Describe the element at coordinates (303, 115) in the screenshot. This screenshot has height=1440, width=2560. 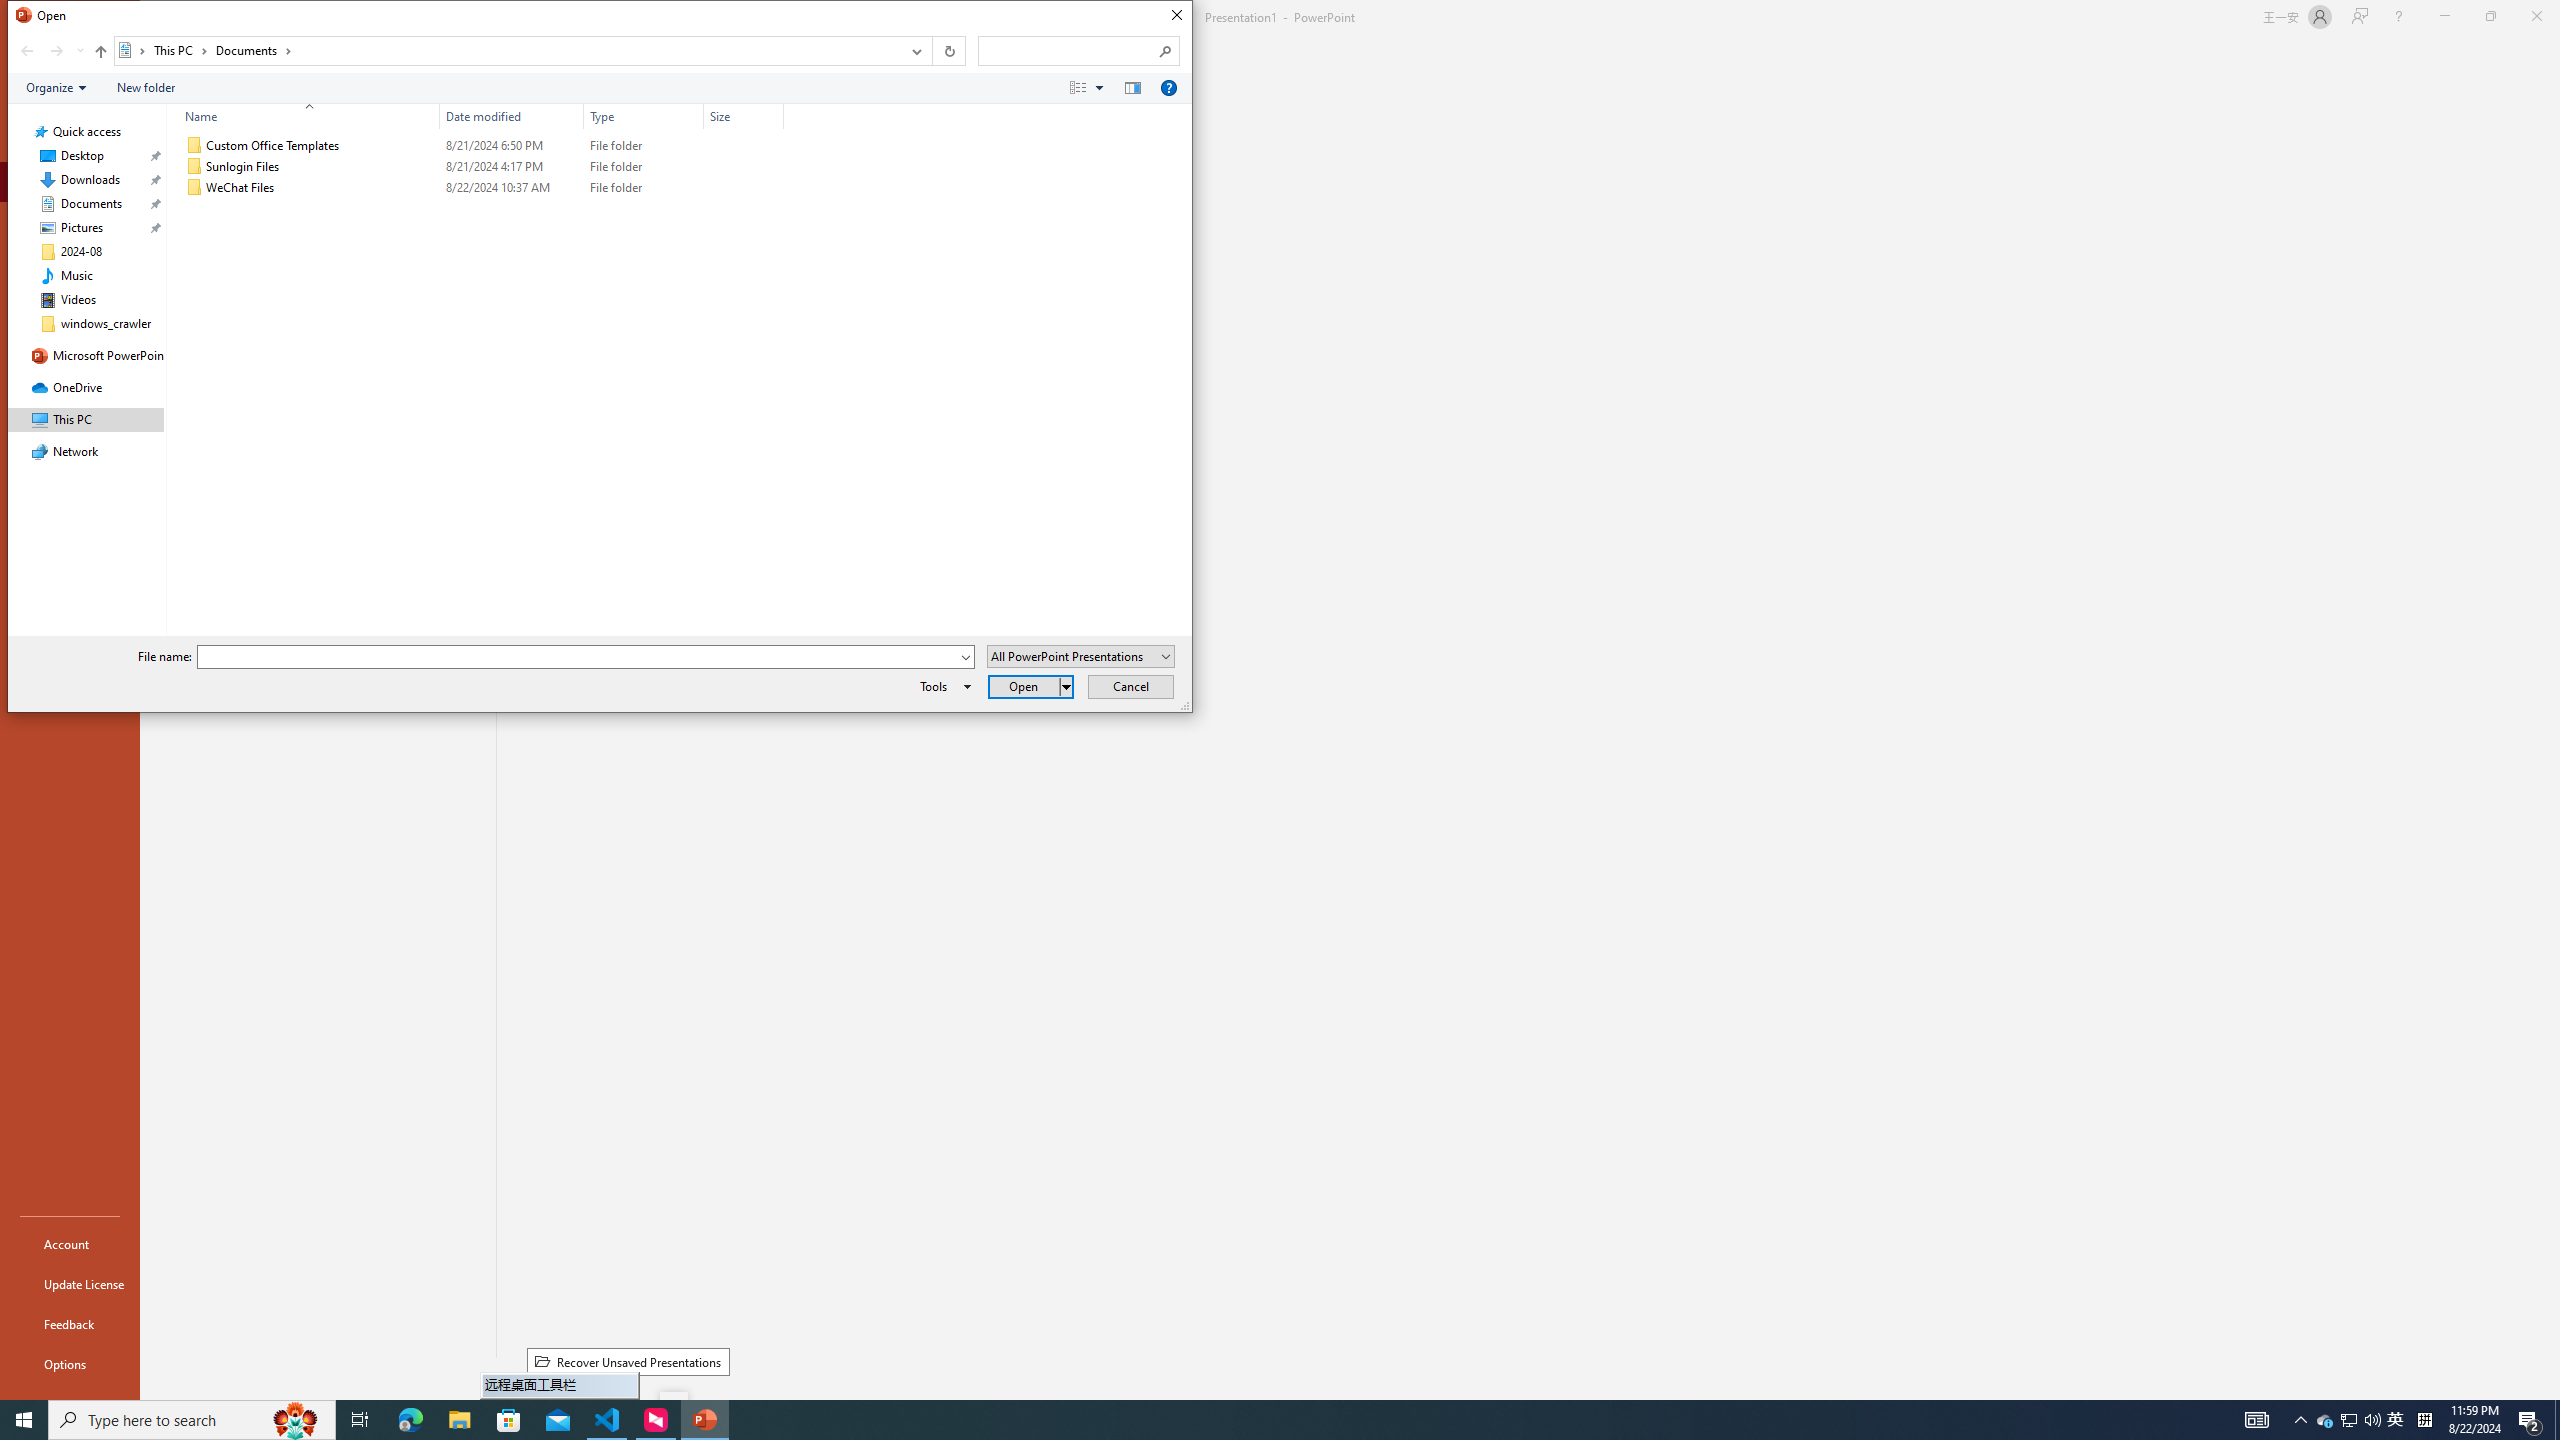
I see `'Name'` at that location.